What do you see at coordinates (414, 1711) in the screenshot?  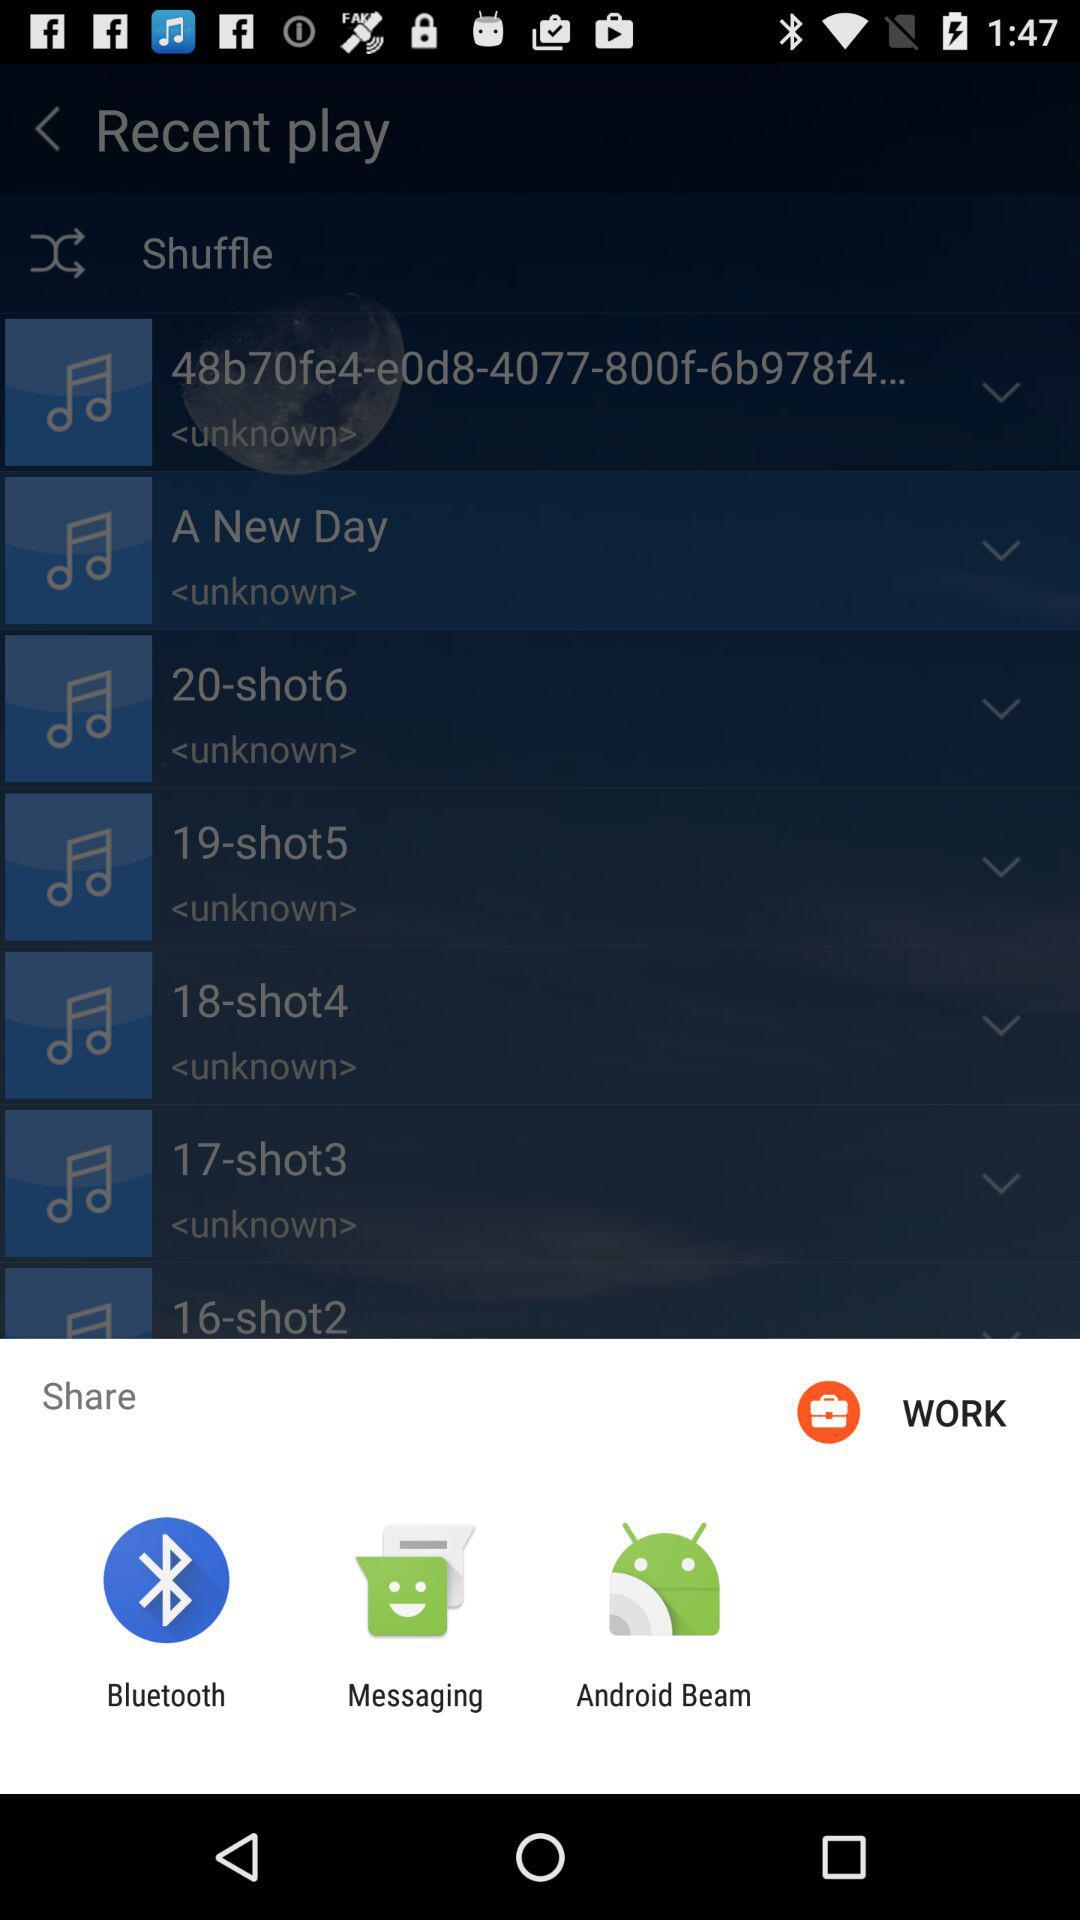 I see `item to the left of android beam icon` at bounding box center [414, 1711].